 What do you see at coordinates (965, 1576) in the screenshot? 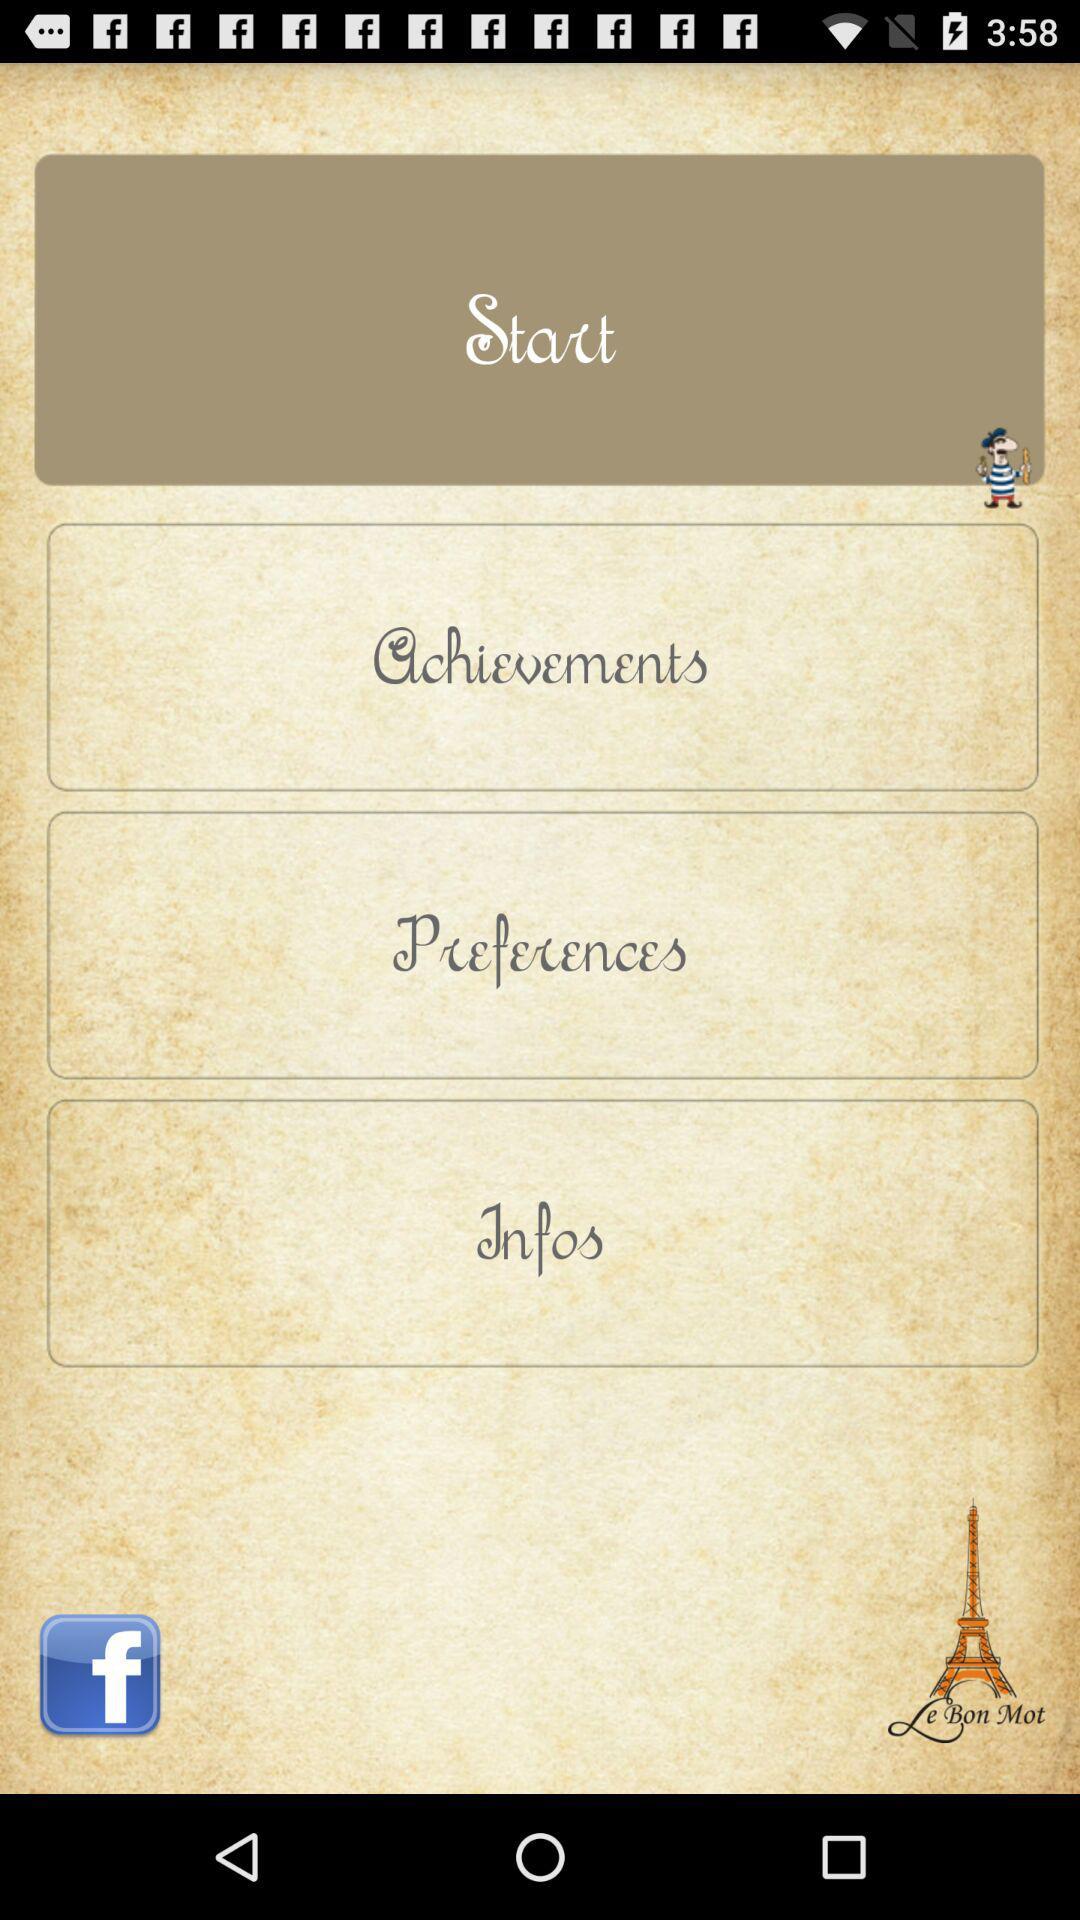
I see `item below infos button` at bounding box center [965, 1576].